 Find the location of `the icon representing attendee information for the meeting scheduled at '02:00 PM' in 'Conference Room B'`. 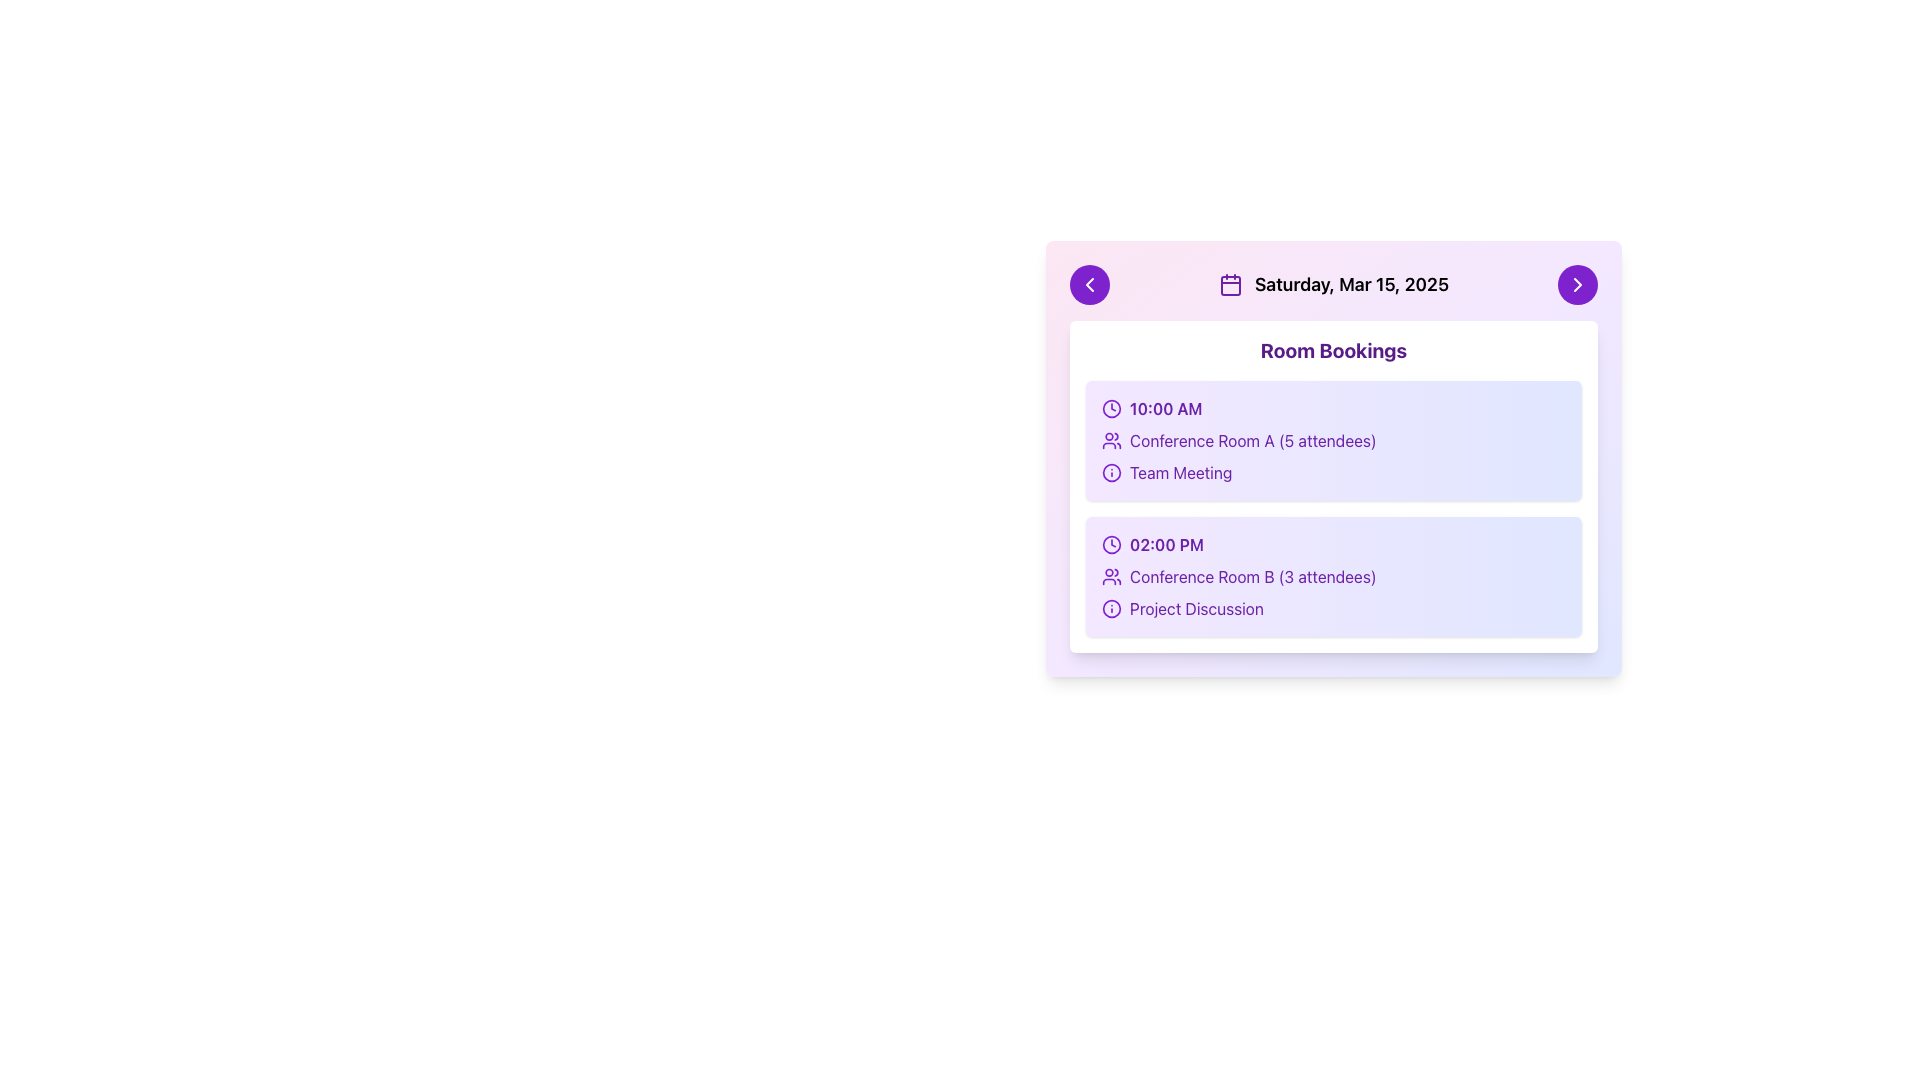

the icon representing attendee information for the meeting scheduled at '02:00 PM' in 'Conference Room B' is located at coordinates (1111, 577).